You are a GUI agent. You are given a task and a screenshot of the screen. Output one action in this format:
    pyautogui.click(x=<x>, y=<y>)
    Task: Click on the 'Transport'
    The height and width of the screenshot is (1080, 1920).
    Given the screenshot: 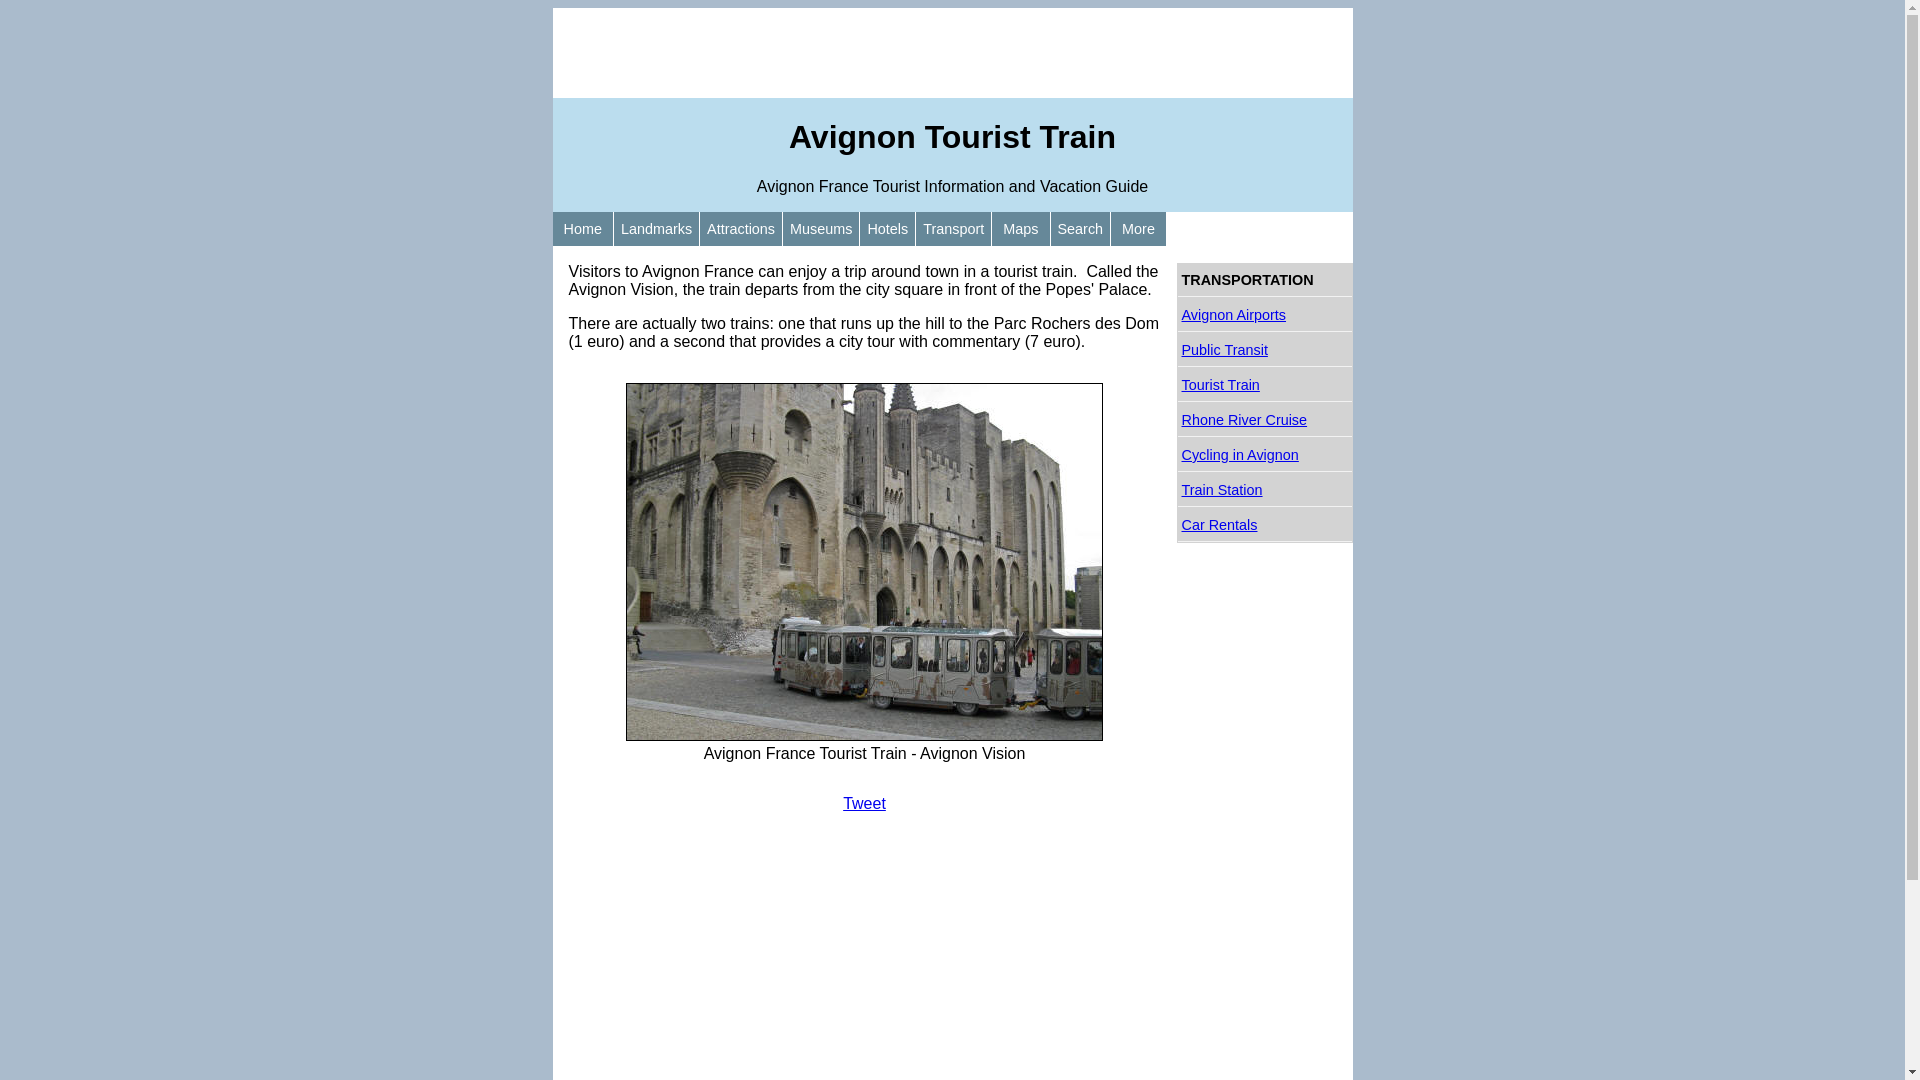 What is the action you would take?
    pyautogui.click(x=952, y=227)
    